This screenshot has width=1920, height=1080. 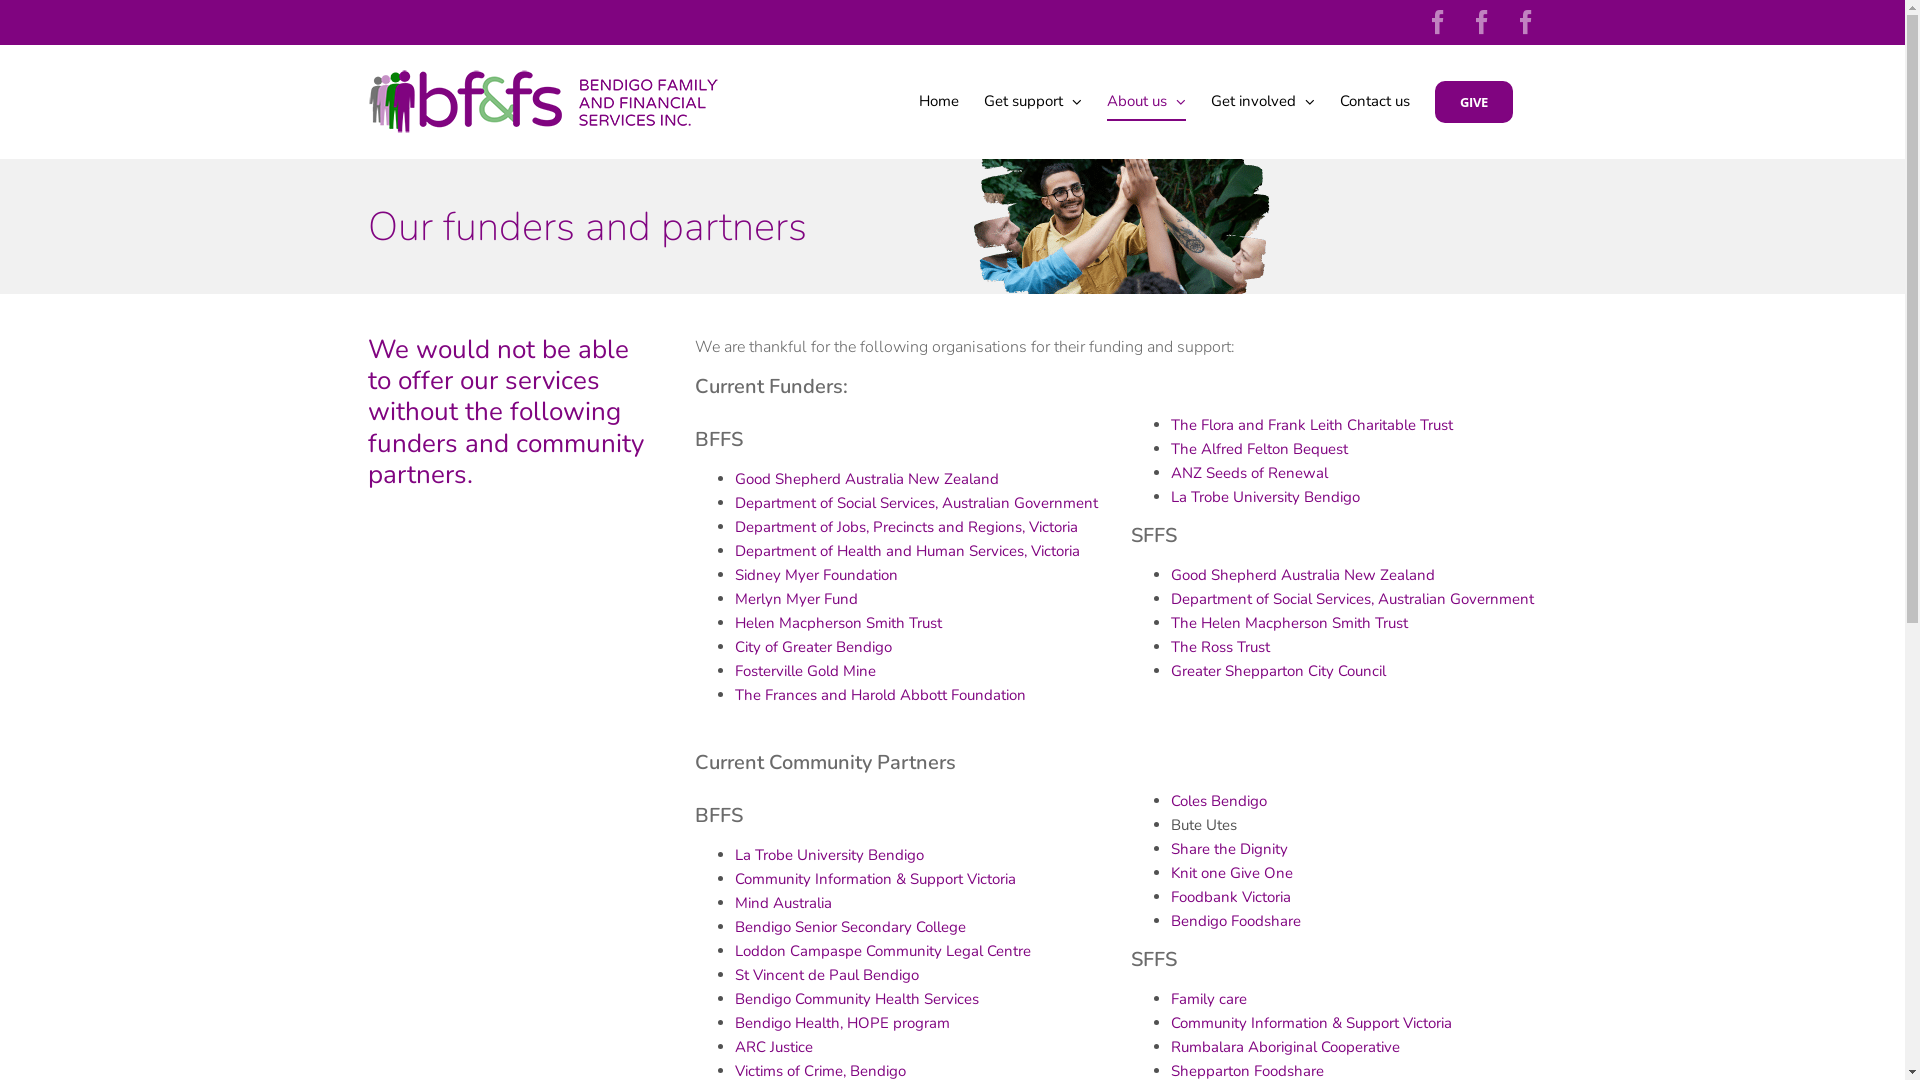 I want to click on 'Facebook', so click(x=1424, y=22).